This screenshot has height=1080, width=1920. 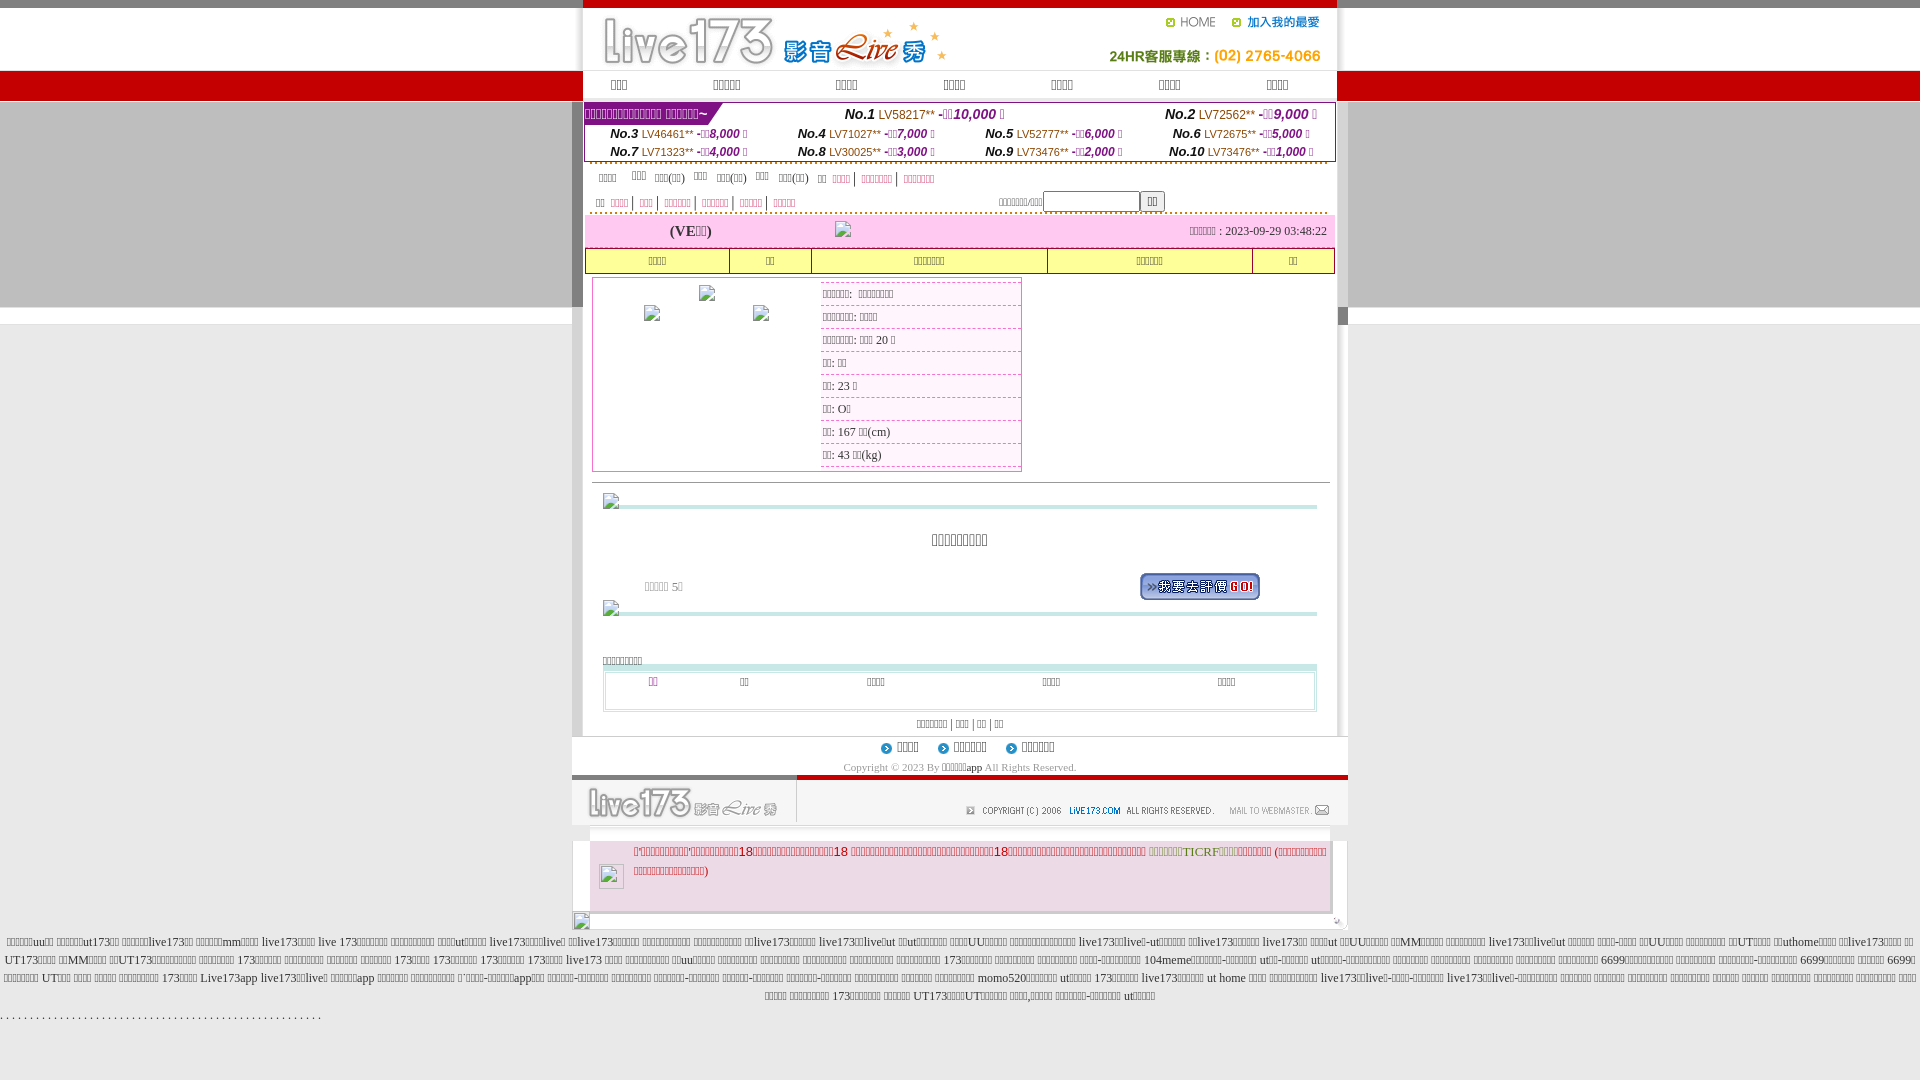 I want to click on '.', so click(x=268, y=1014).